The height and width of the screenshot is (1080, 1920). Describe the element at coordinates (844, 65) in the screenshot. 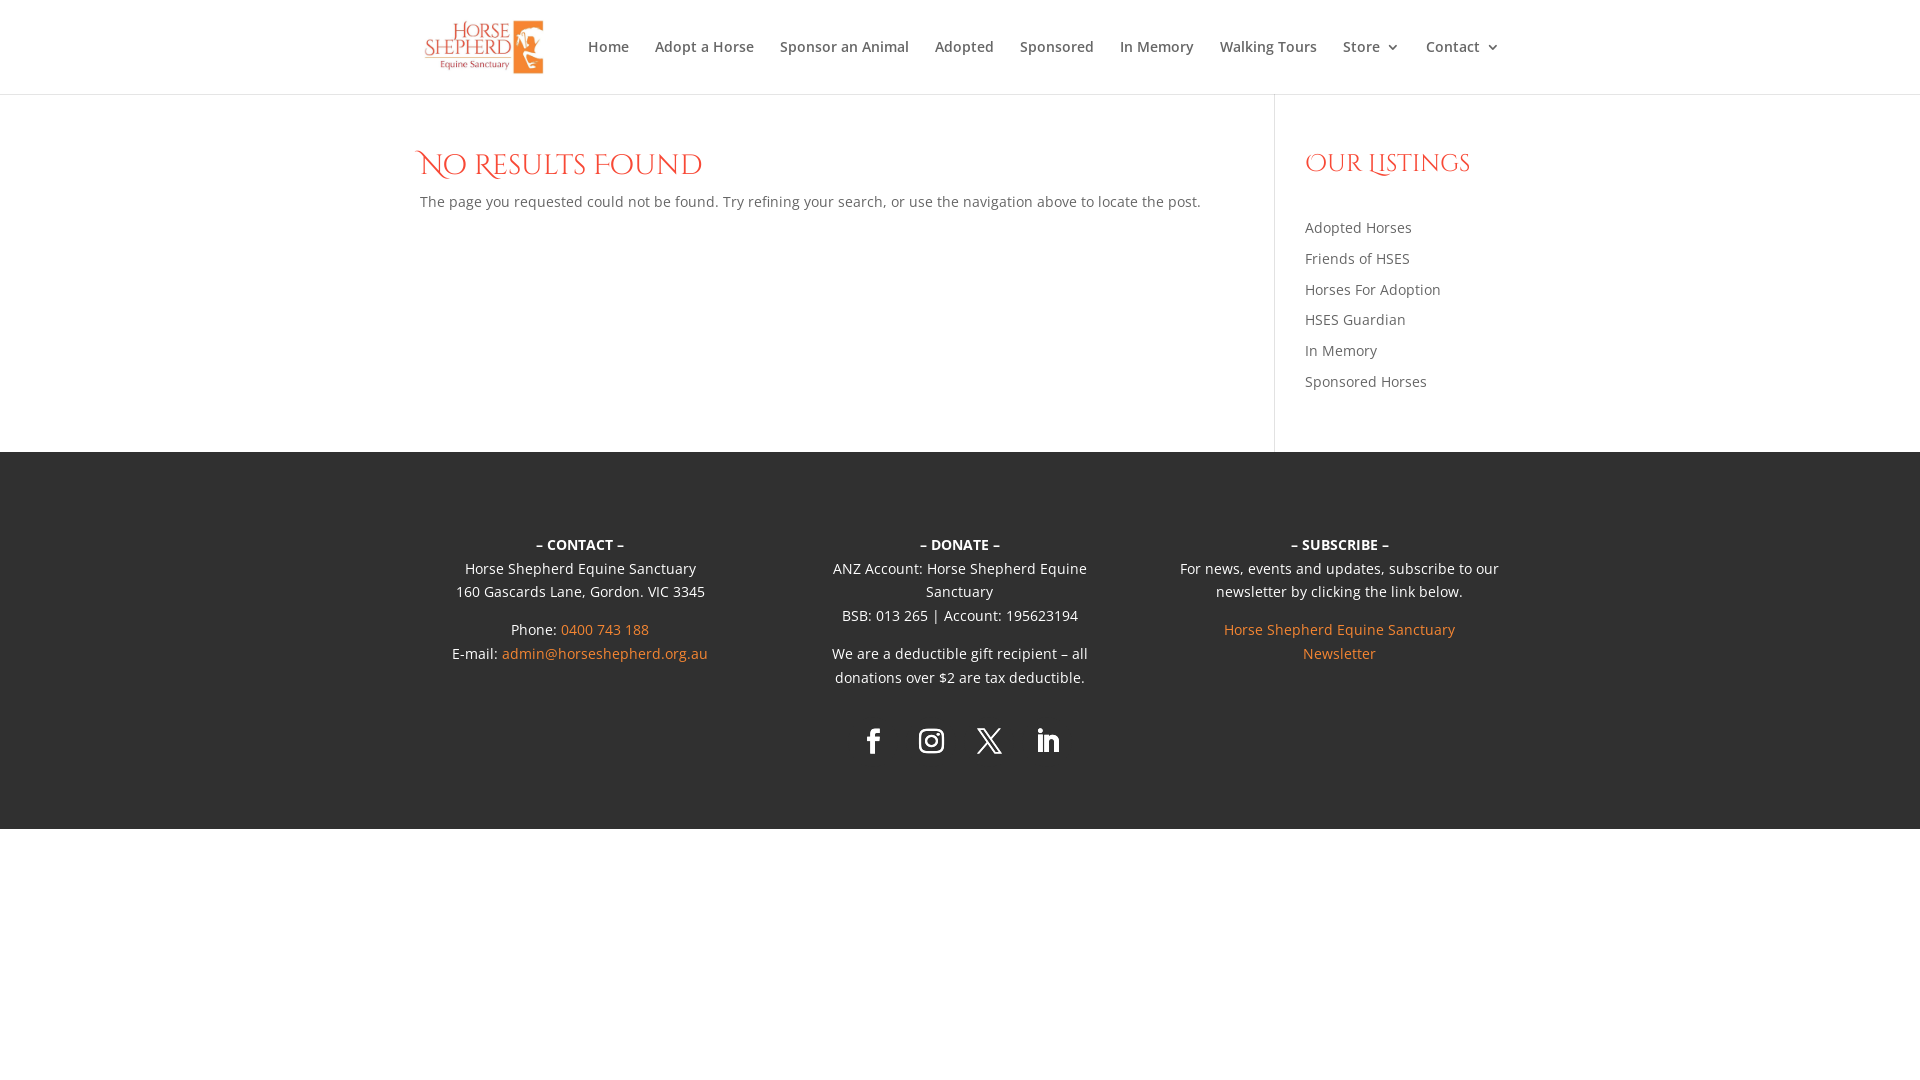

I see `'Sponsor an Animal'` at that location.